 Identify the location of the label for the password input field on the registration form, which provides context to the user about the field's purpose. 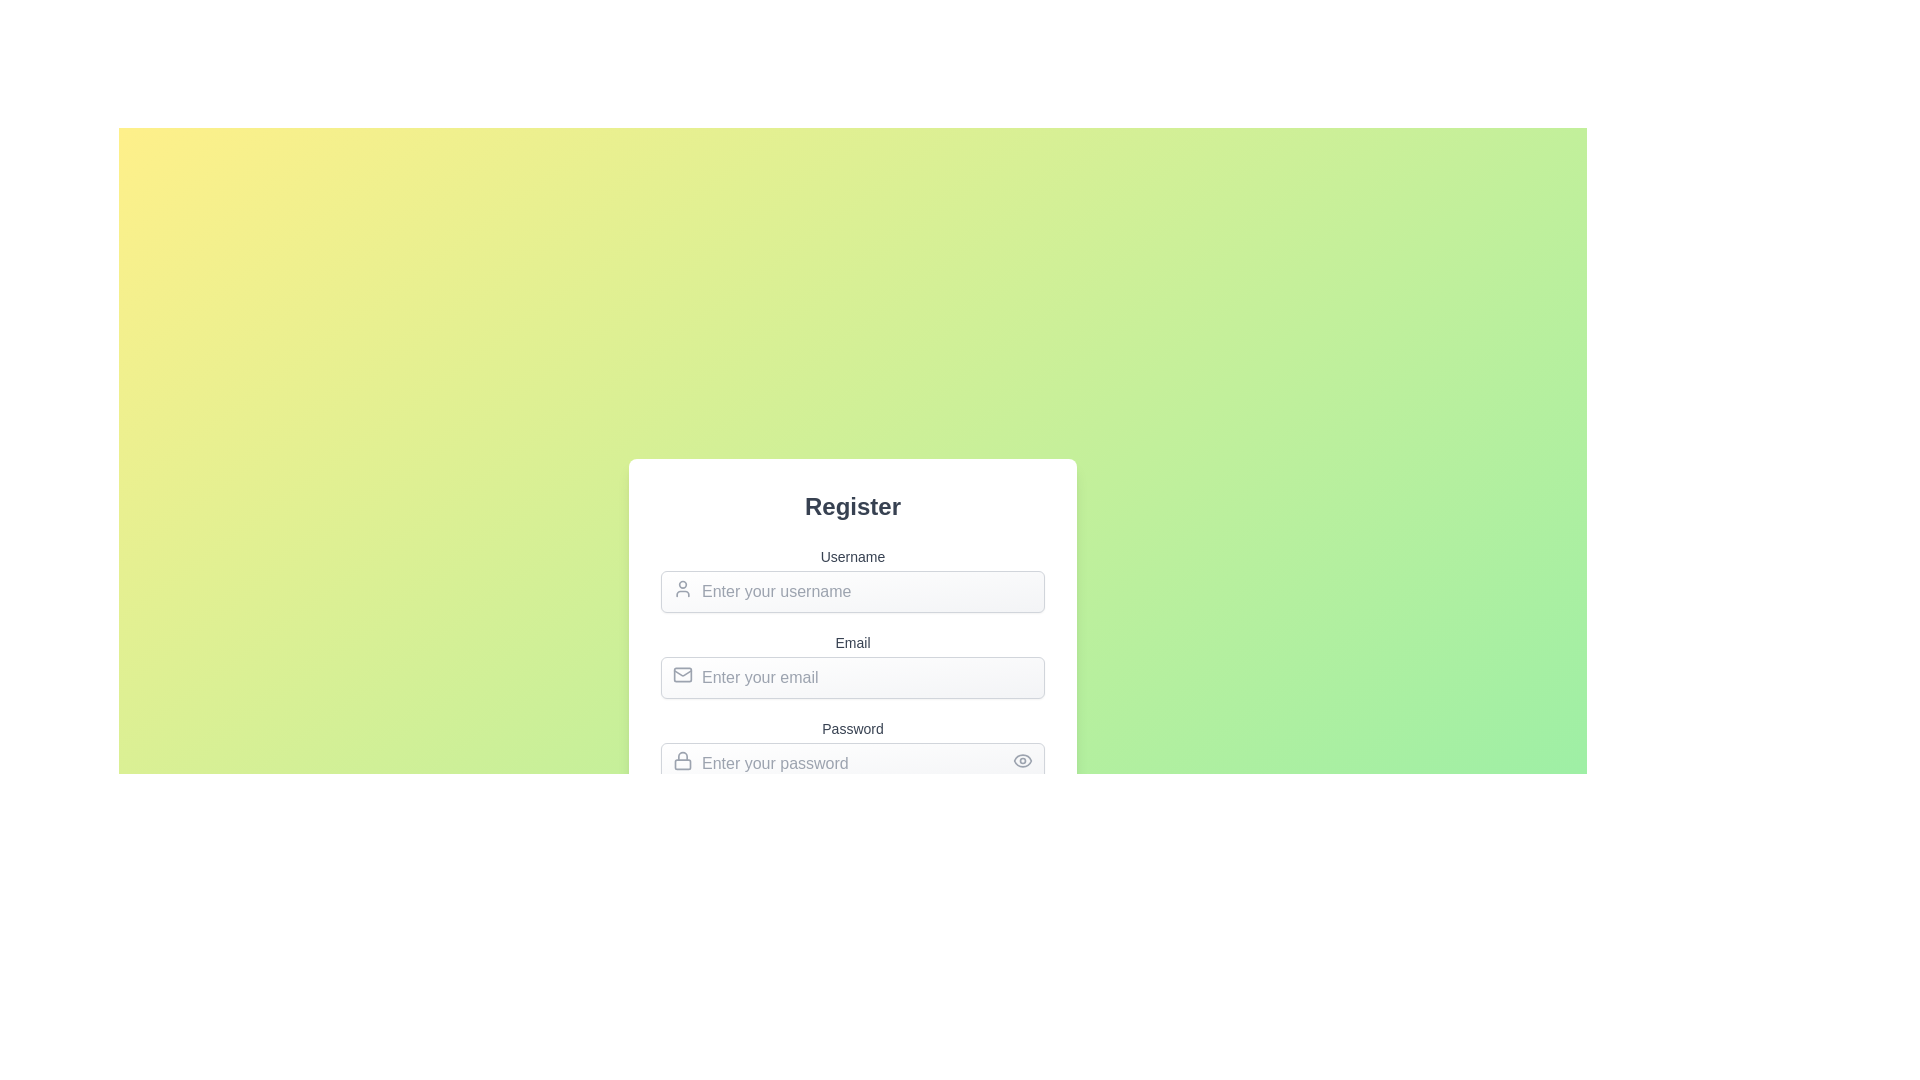
(853, 729).